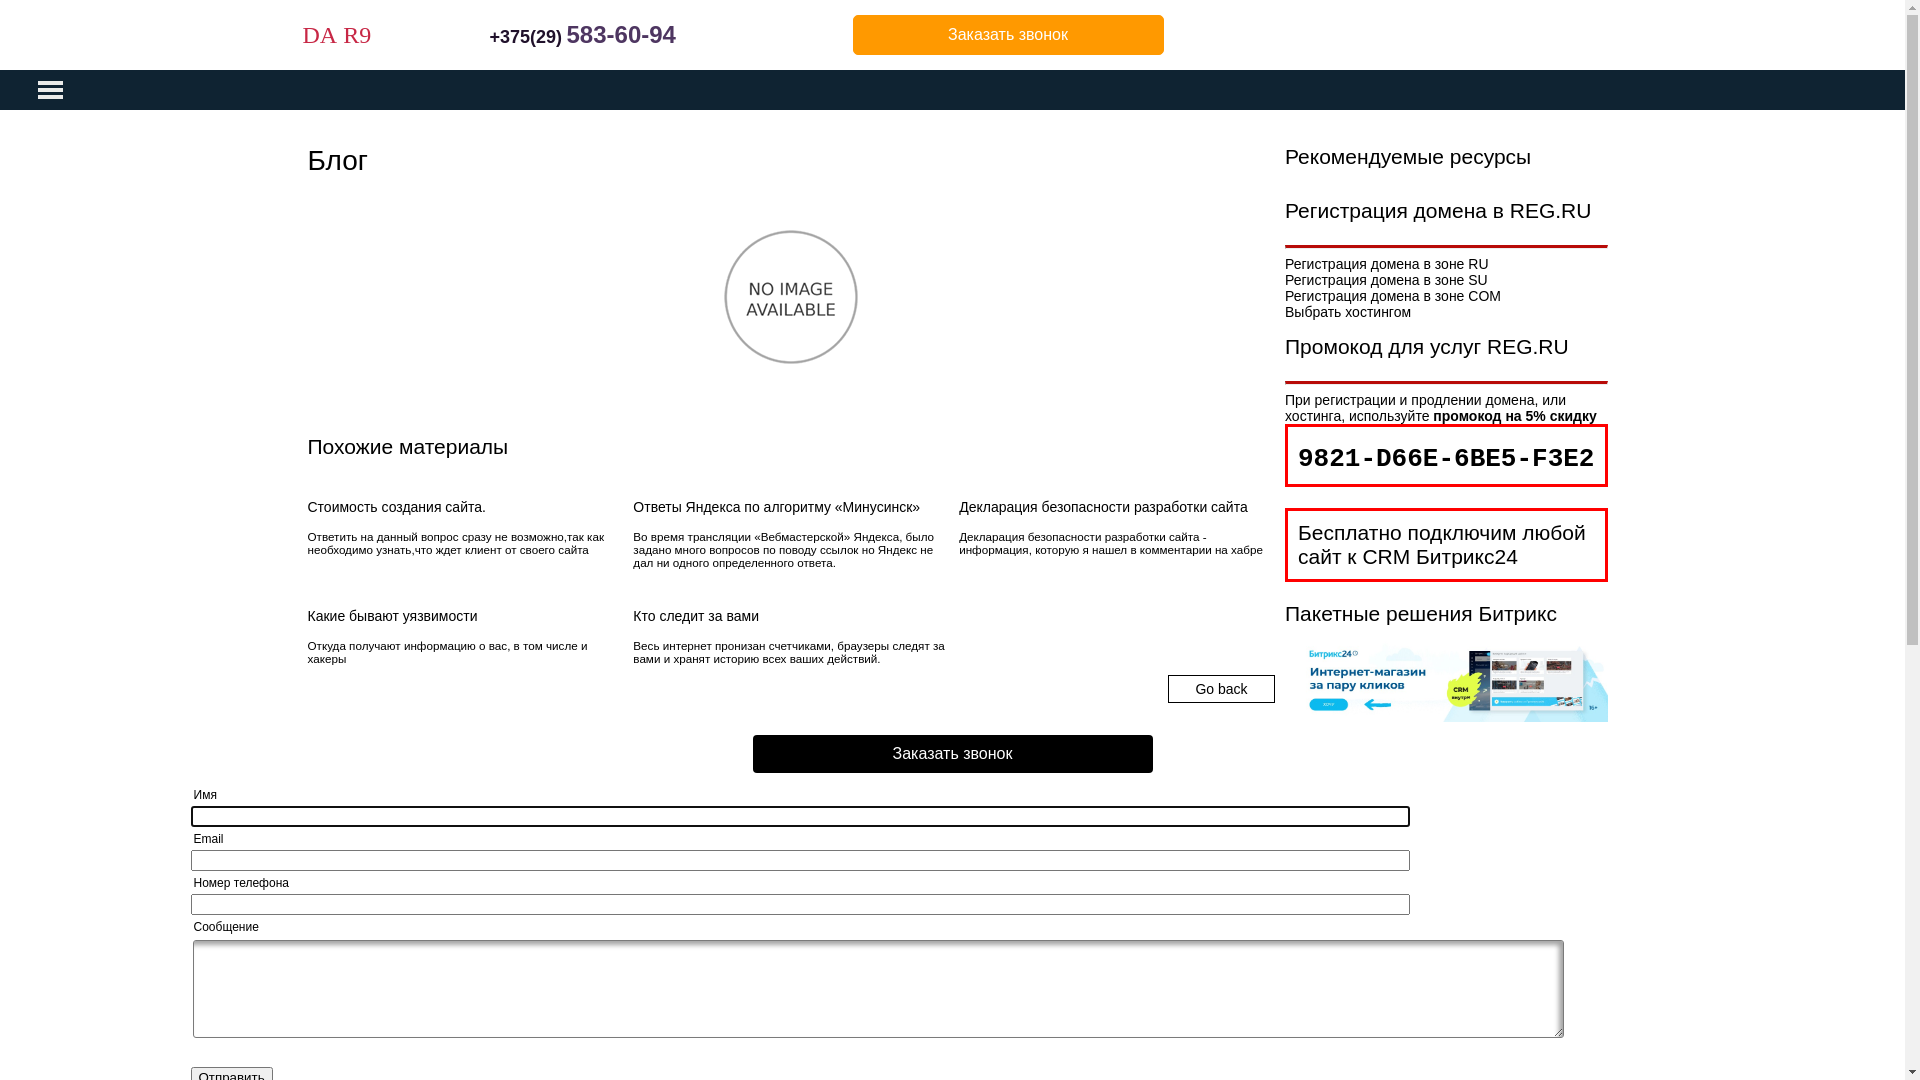 The width and height of the screenshot is (1920, 1080). Describe the element at coordinates (581, 37) in the screenshot. I see `'+375(29) 583-60-94'` at that location.